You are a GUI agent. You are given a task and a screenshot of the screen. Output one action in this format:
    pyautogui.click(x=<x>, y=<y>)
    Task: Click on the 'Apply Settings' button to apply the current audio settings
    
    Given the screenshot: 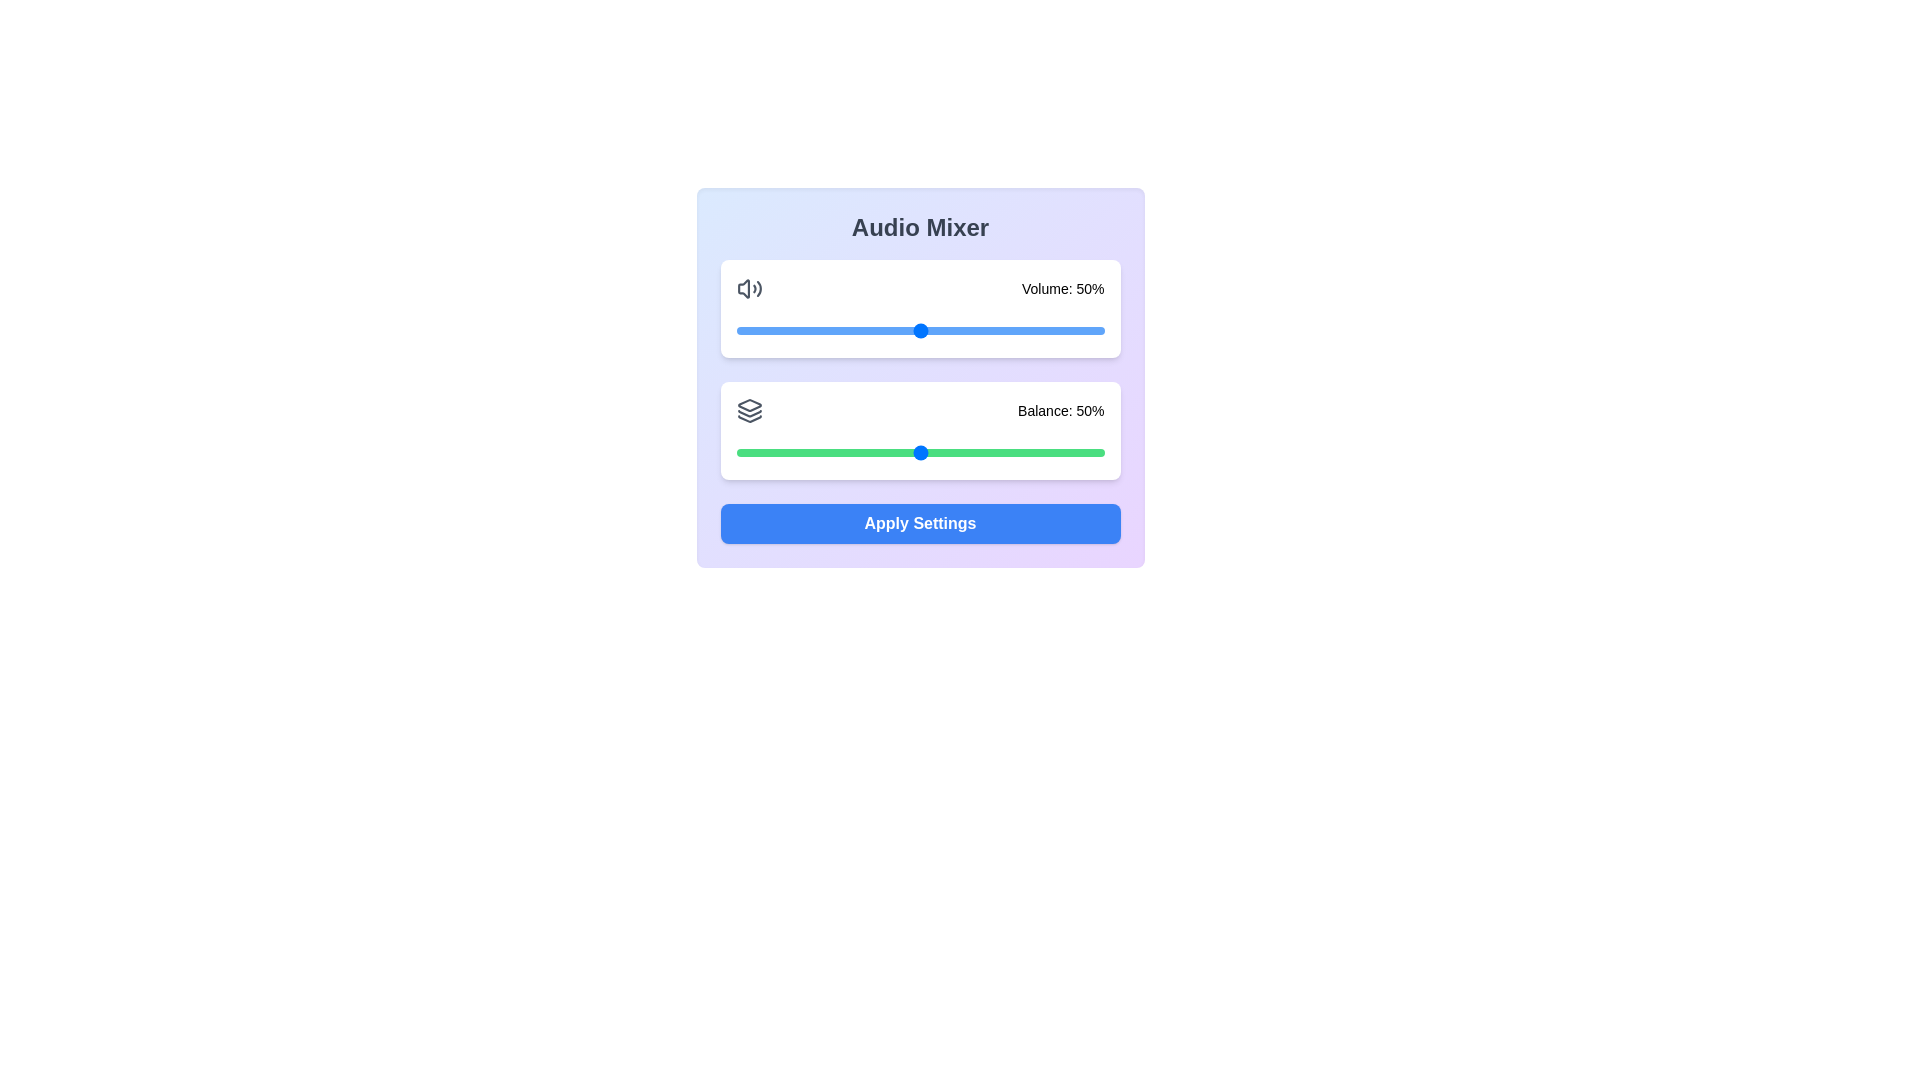 What is the action you would take?
    pyautogui.click(x=919, y=523)
    